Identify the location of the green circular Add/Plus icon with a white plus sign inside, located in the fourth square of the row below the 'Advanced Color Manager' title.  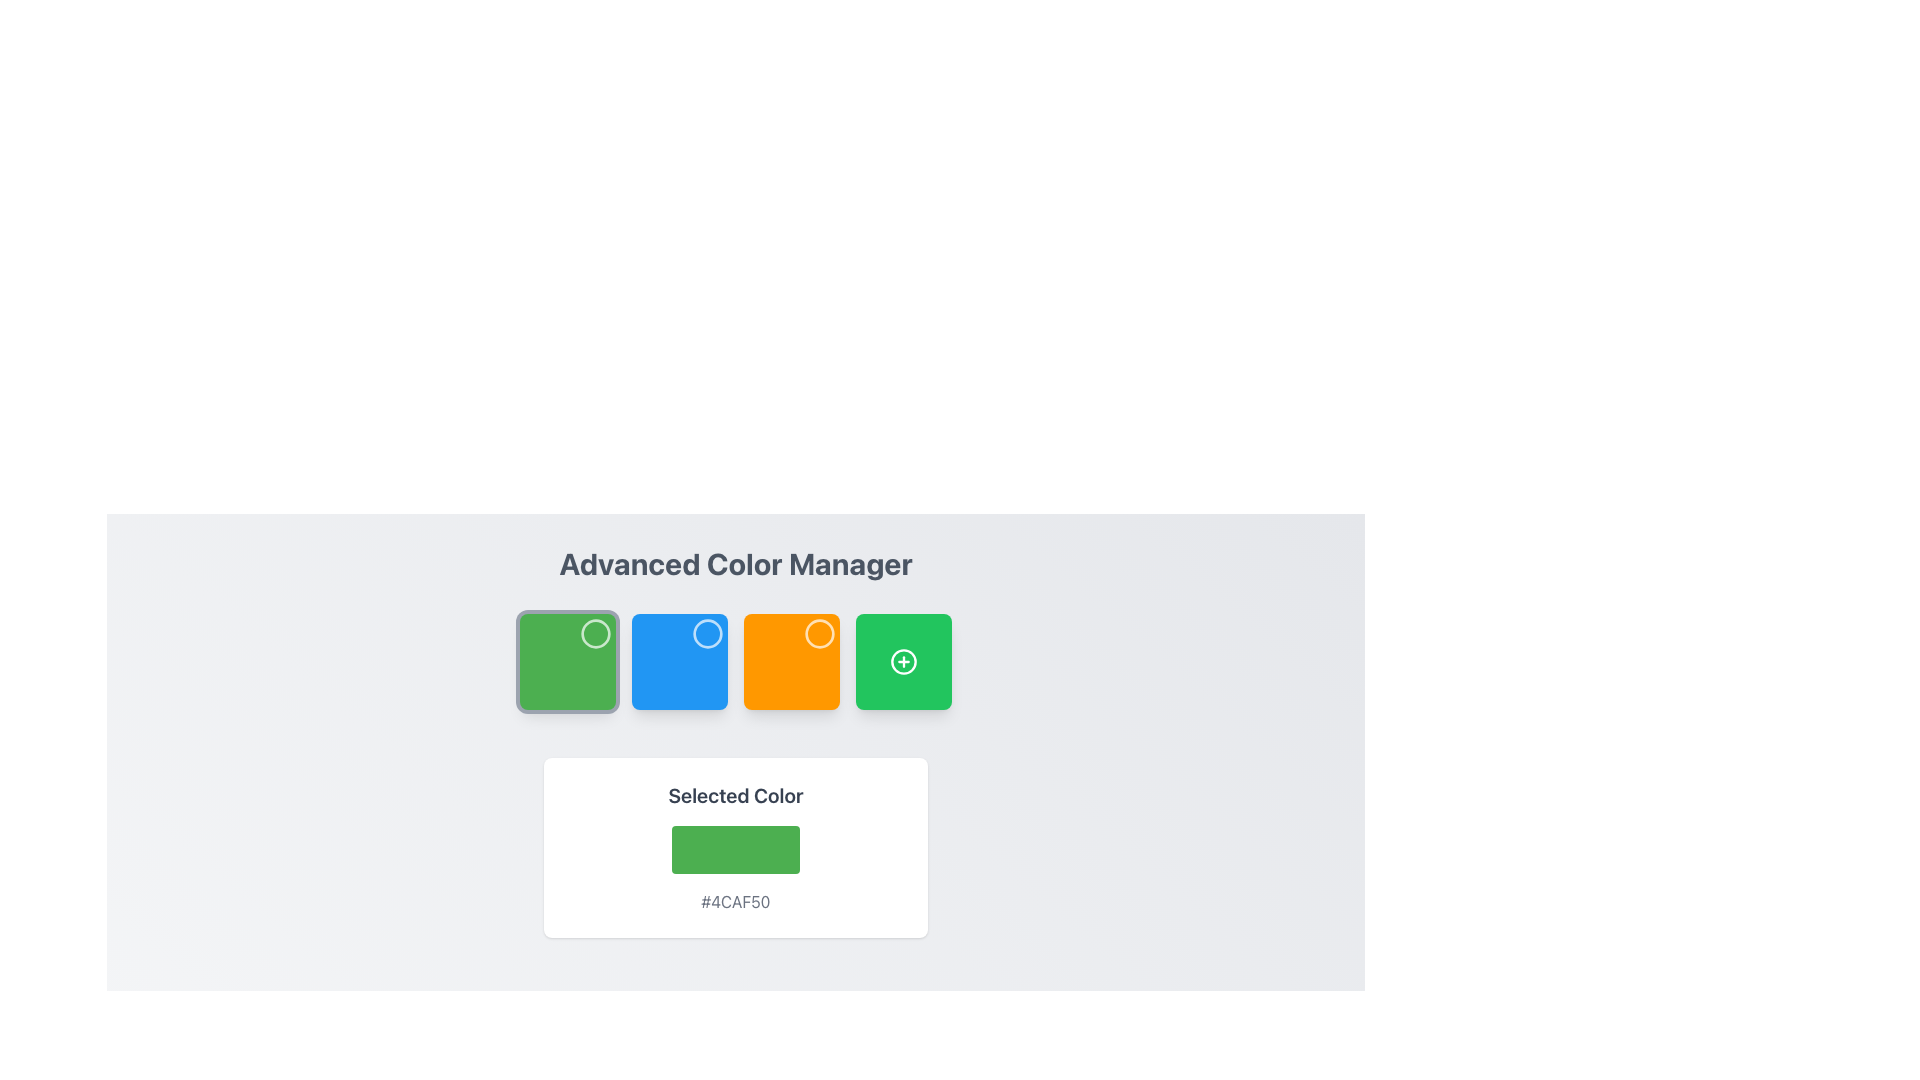
(902, 662).